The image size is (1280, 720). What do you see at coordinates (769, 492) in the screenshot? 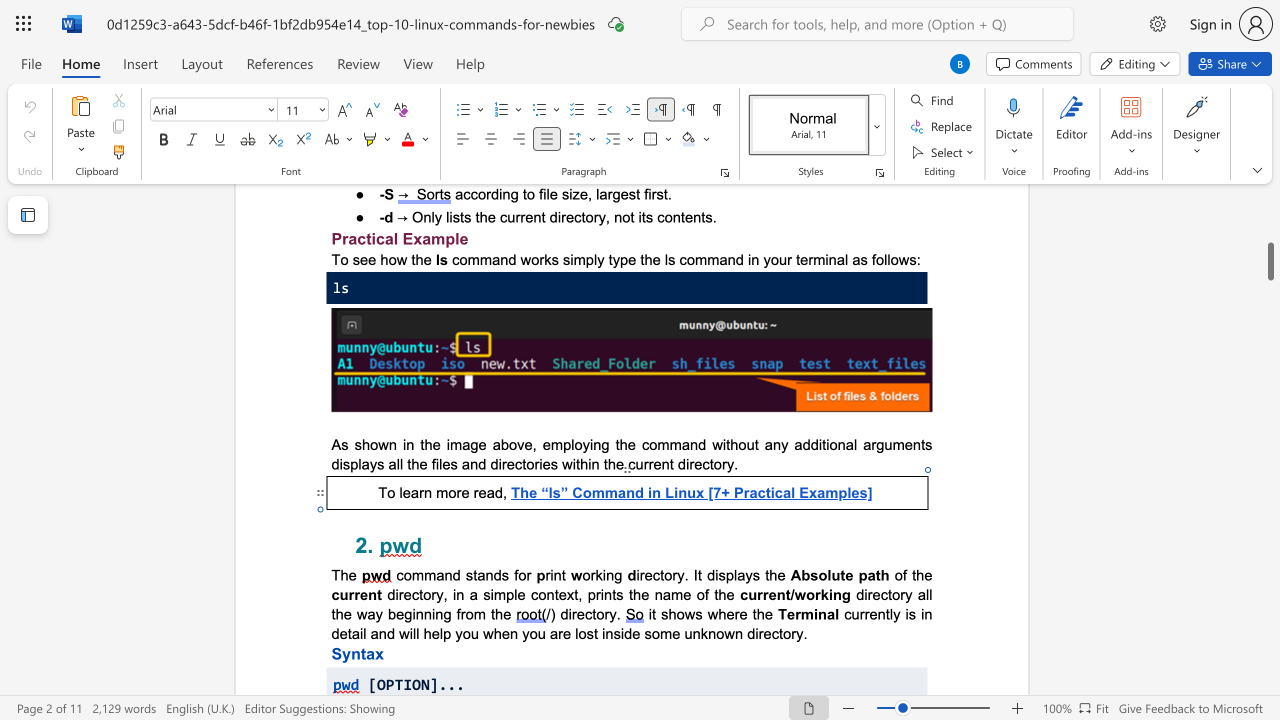
I see `the space between the continuous character "t" and "i" in the text` at bounding box center [769, 492].